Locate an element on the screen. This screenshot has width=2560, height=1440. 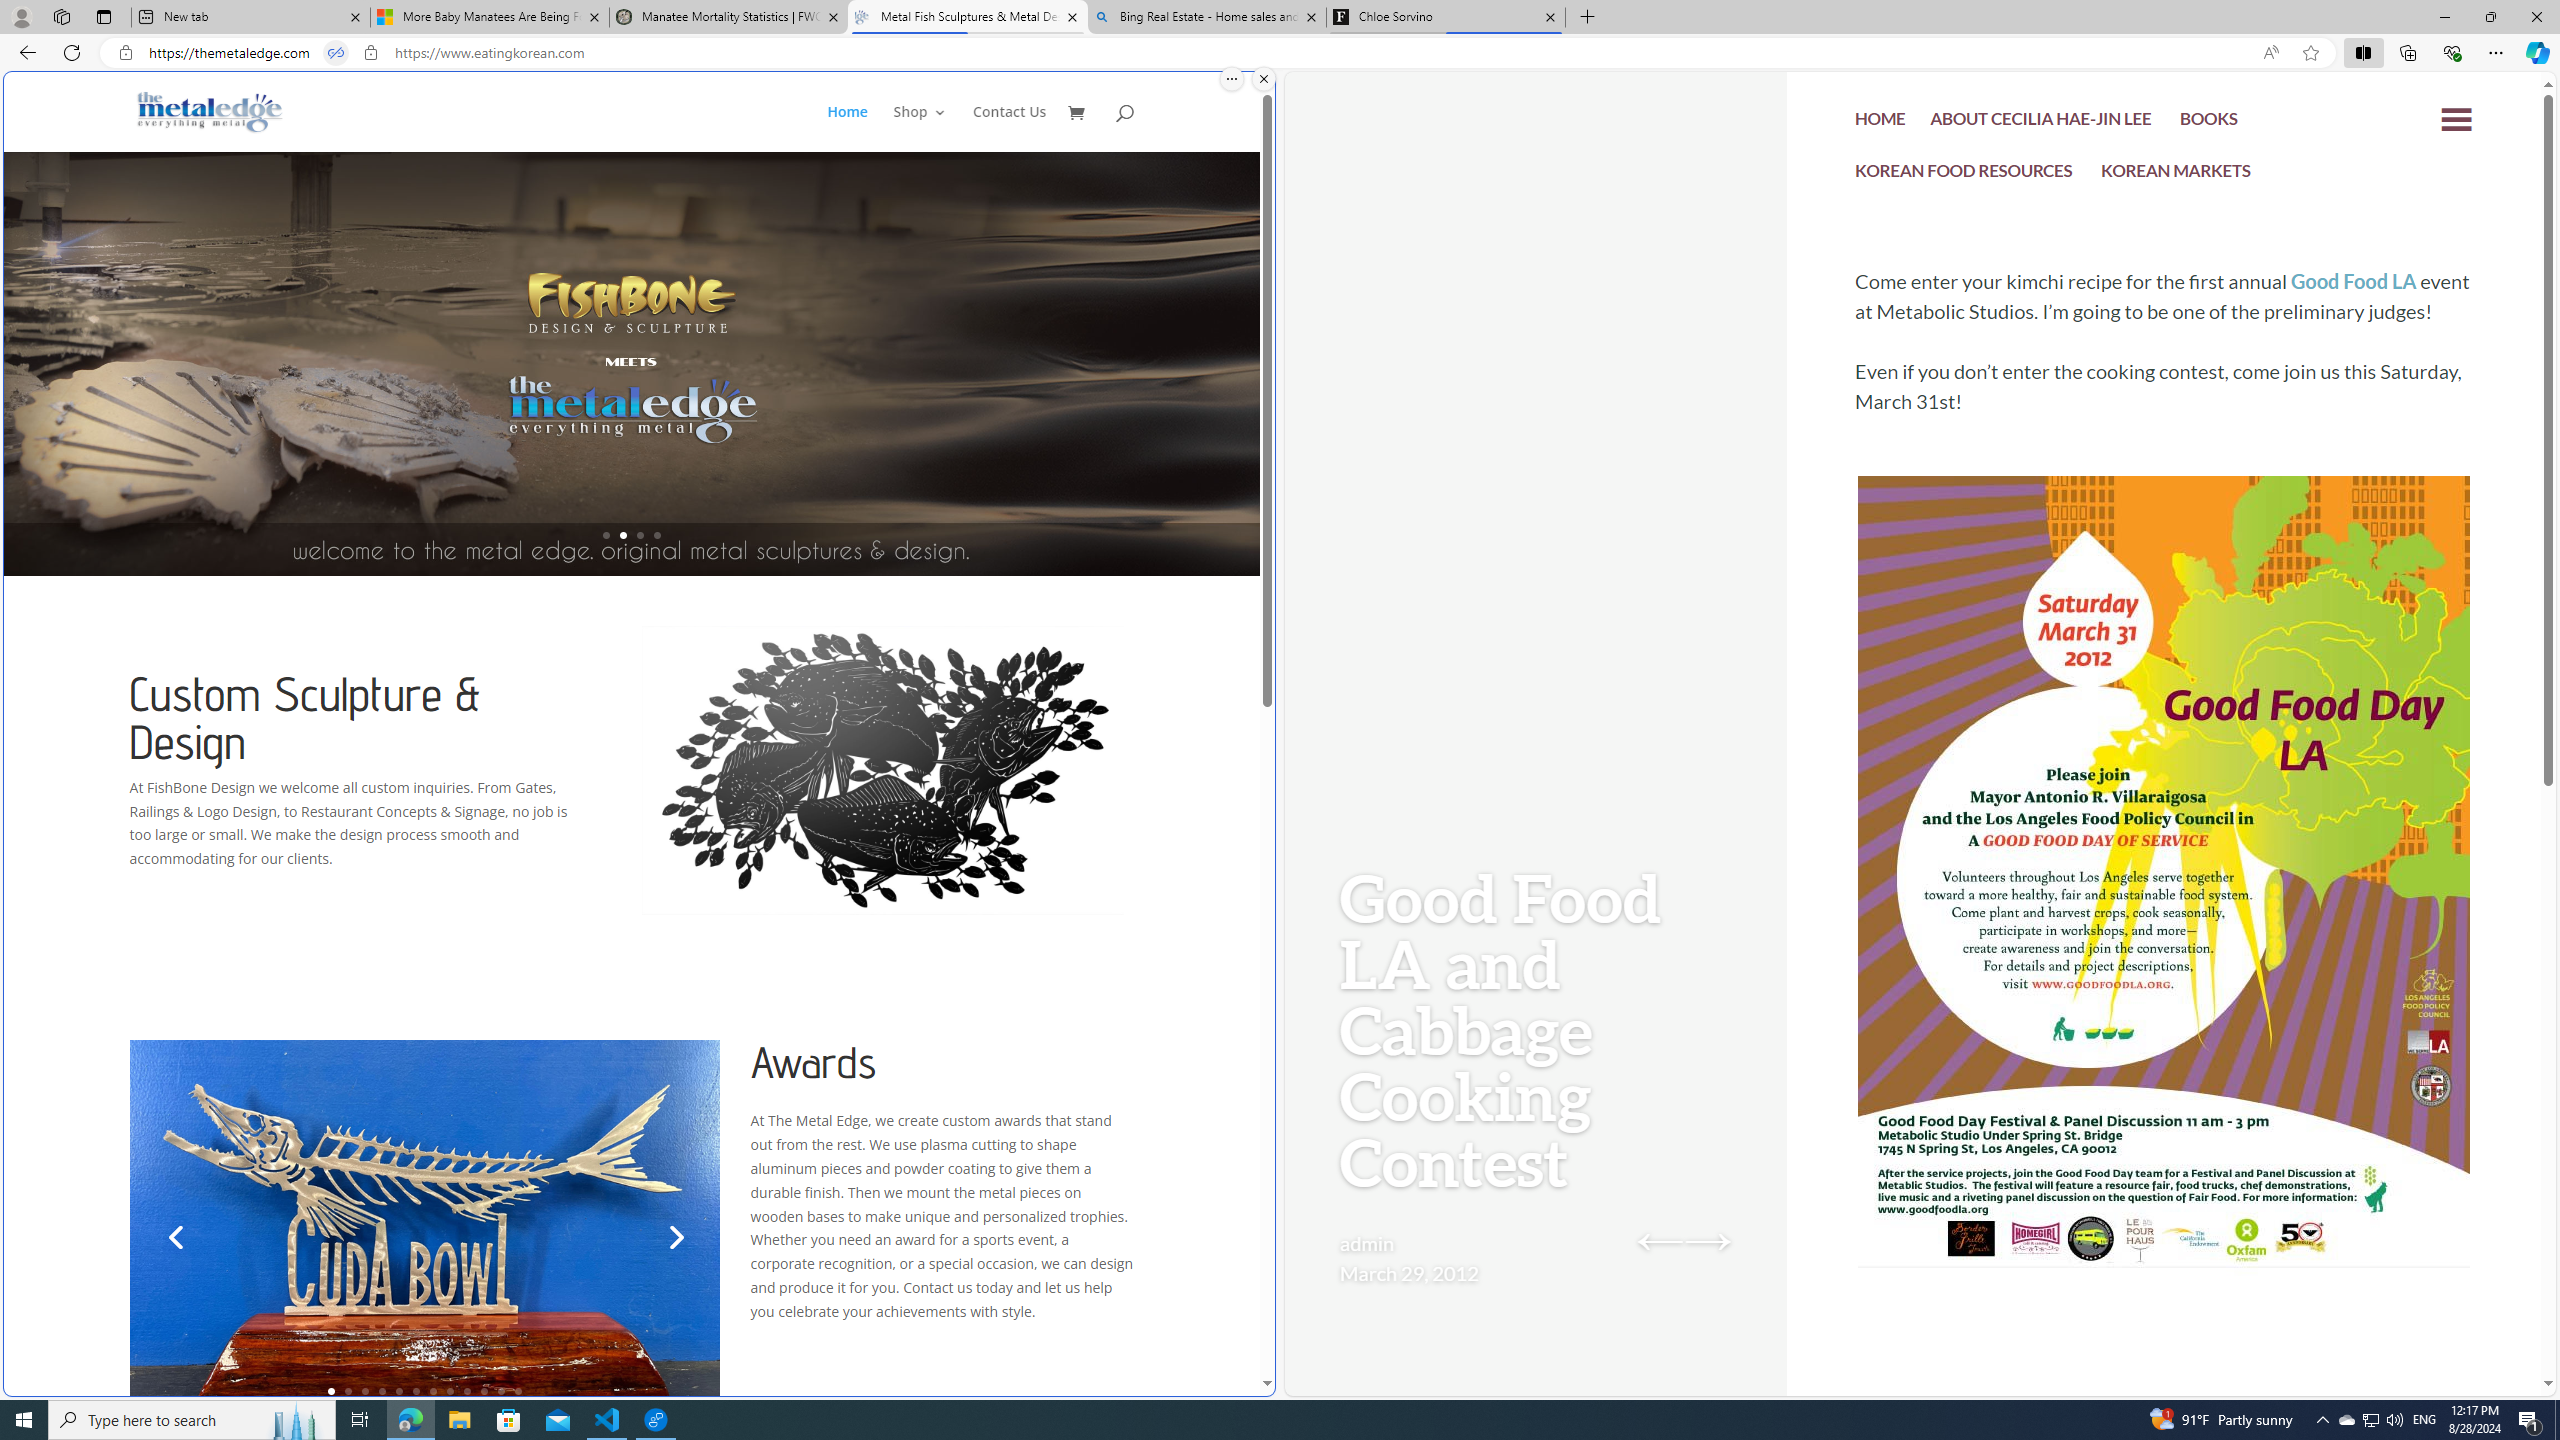
'KOREAN MARKETS' is located at coordinates (2176, 172).